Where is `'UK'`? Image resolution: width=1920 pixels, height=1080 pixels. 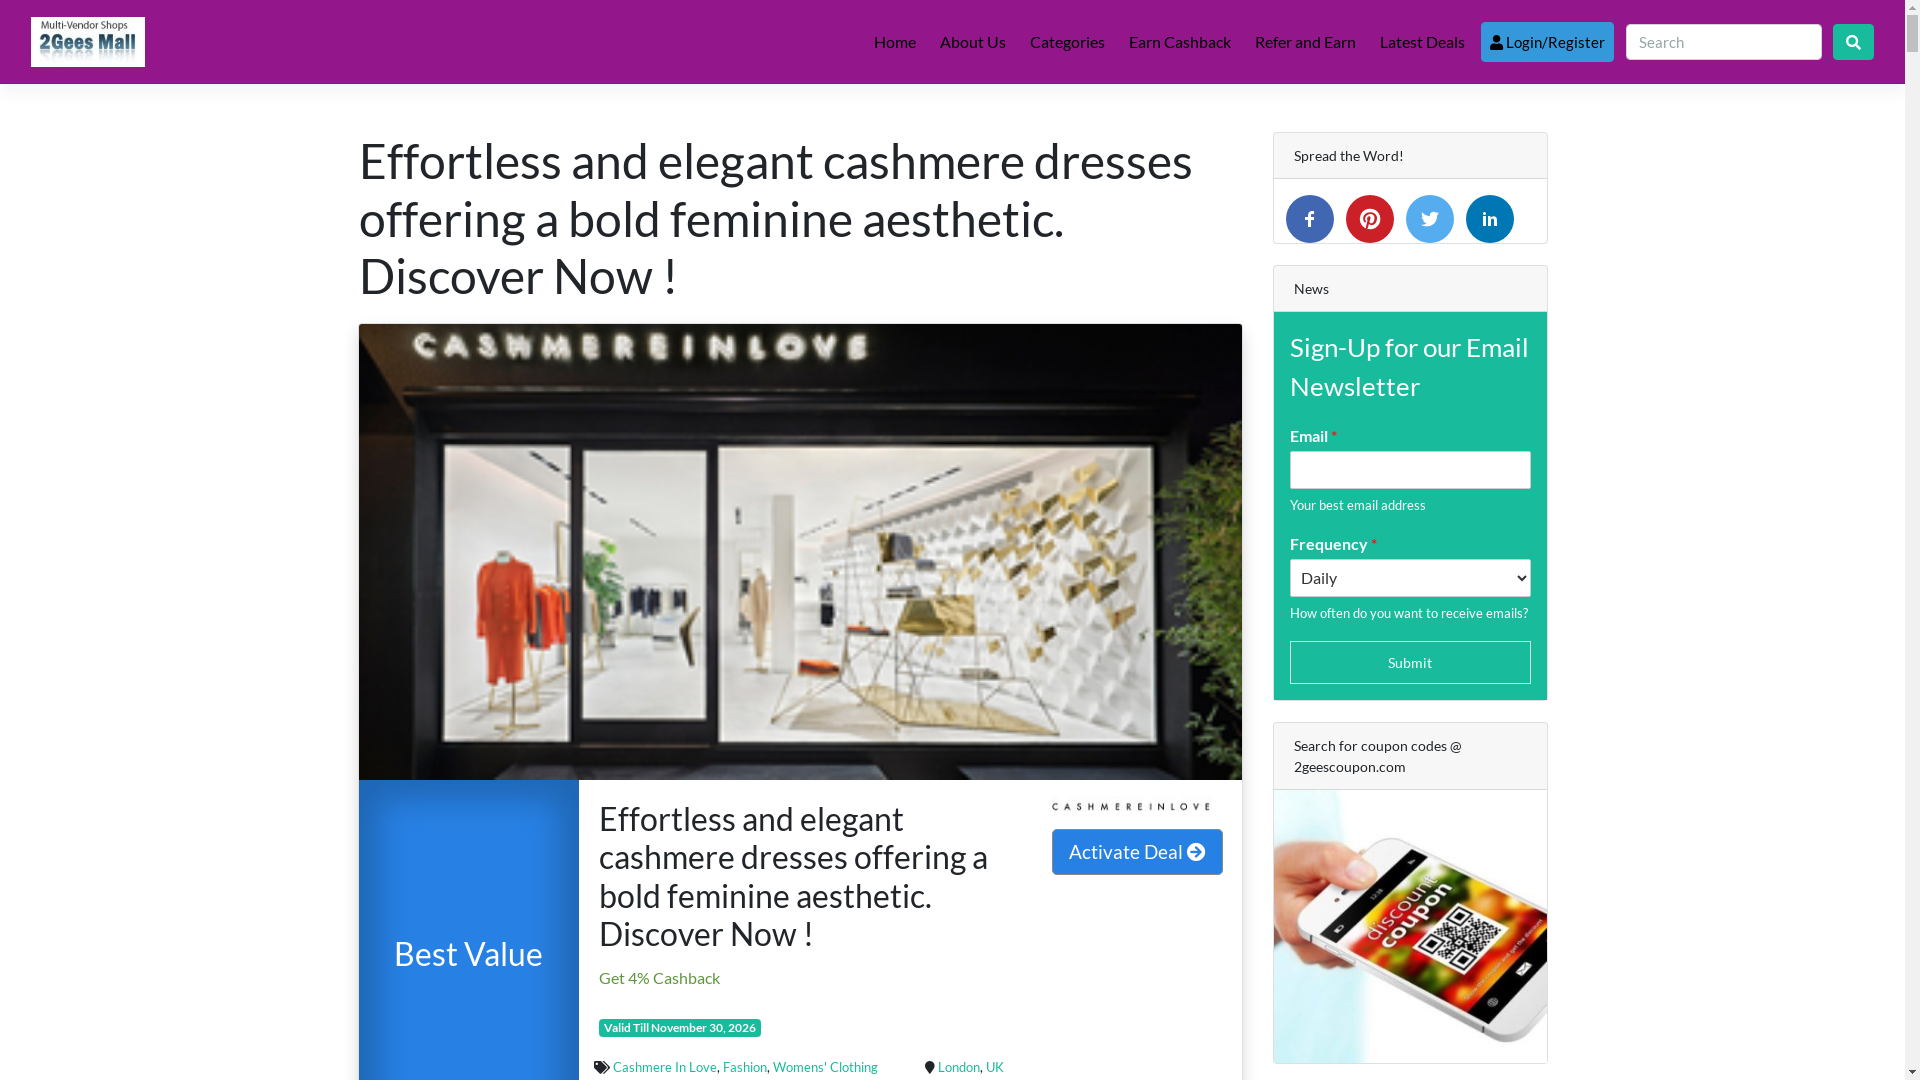
'UK' is located at coordinates (994, 1066).